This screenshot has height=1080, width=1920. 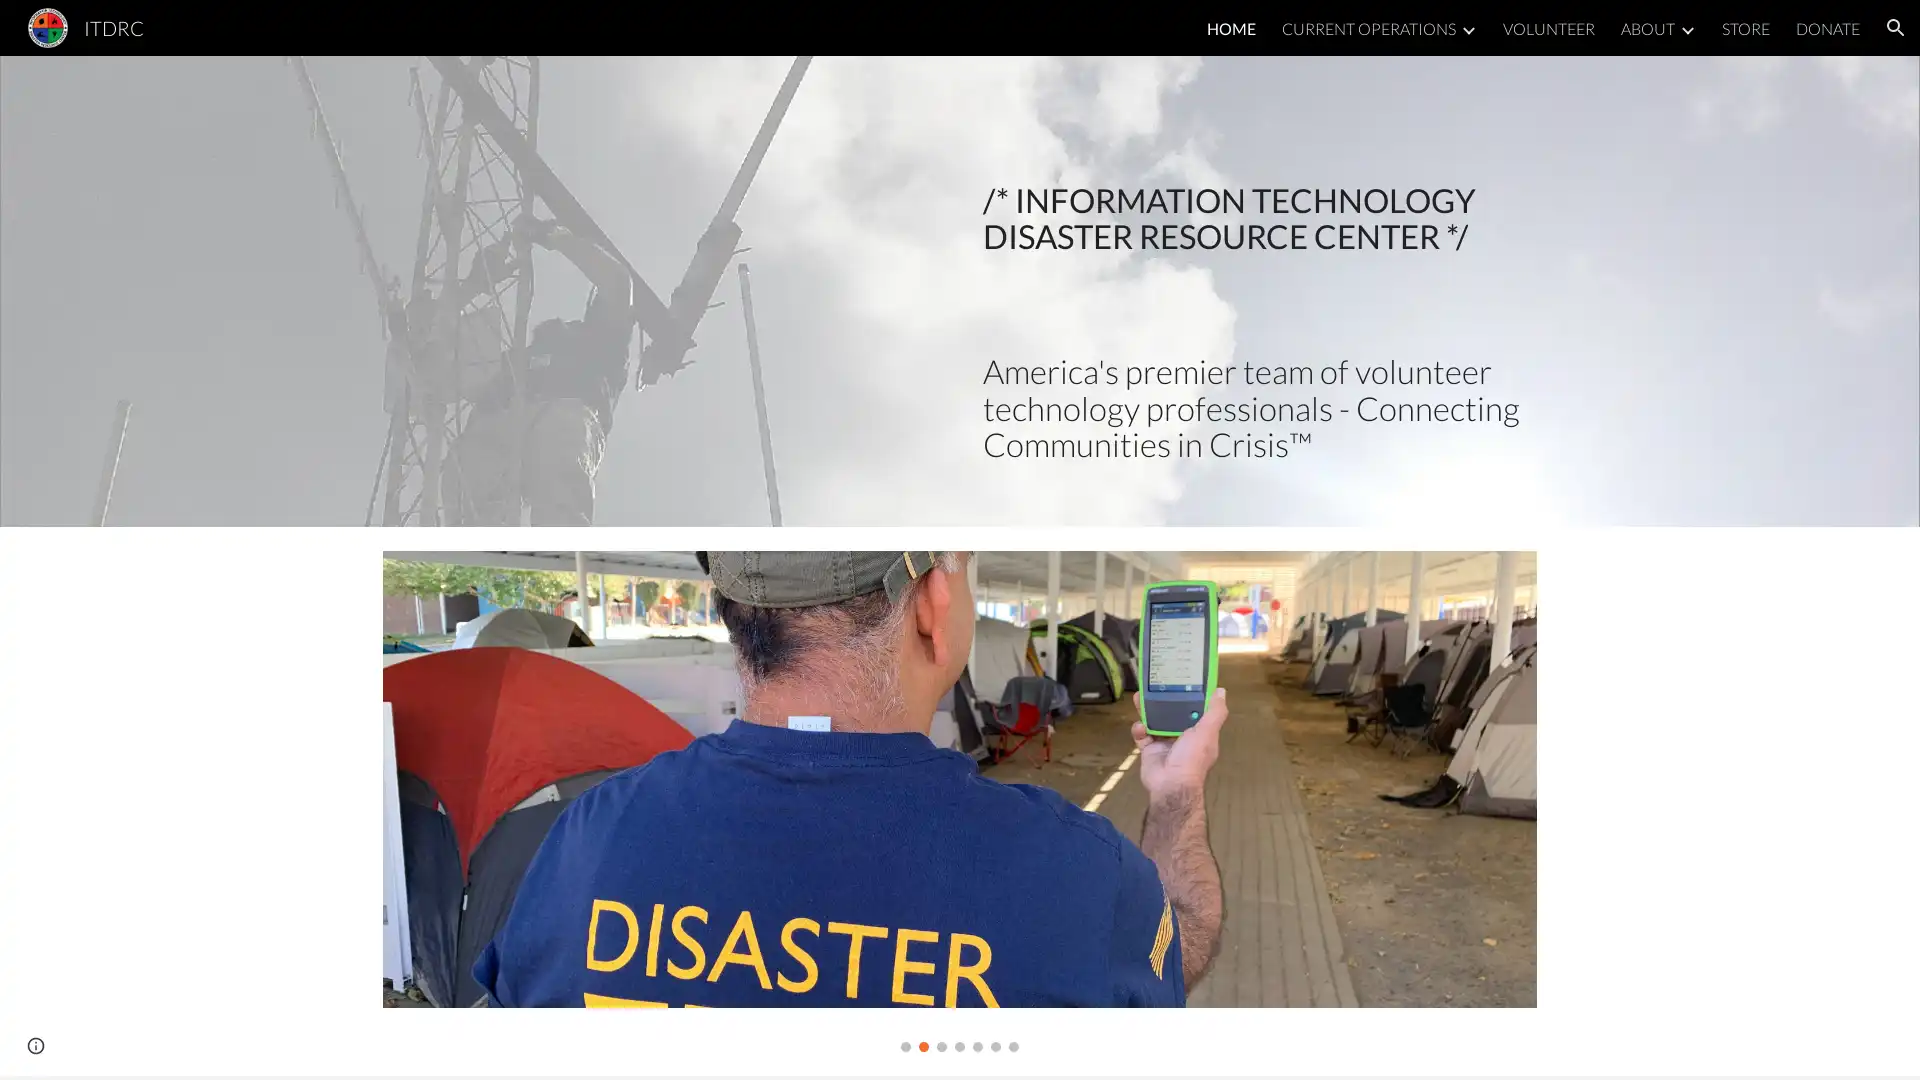 What do you see at coordinates (98, 1044) in the screenshot?
I see `Report abuse` at bounding box center [98, 1044].